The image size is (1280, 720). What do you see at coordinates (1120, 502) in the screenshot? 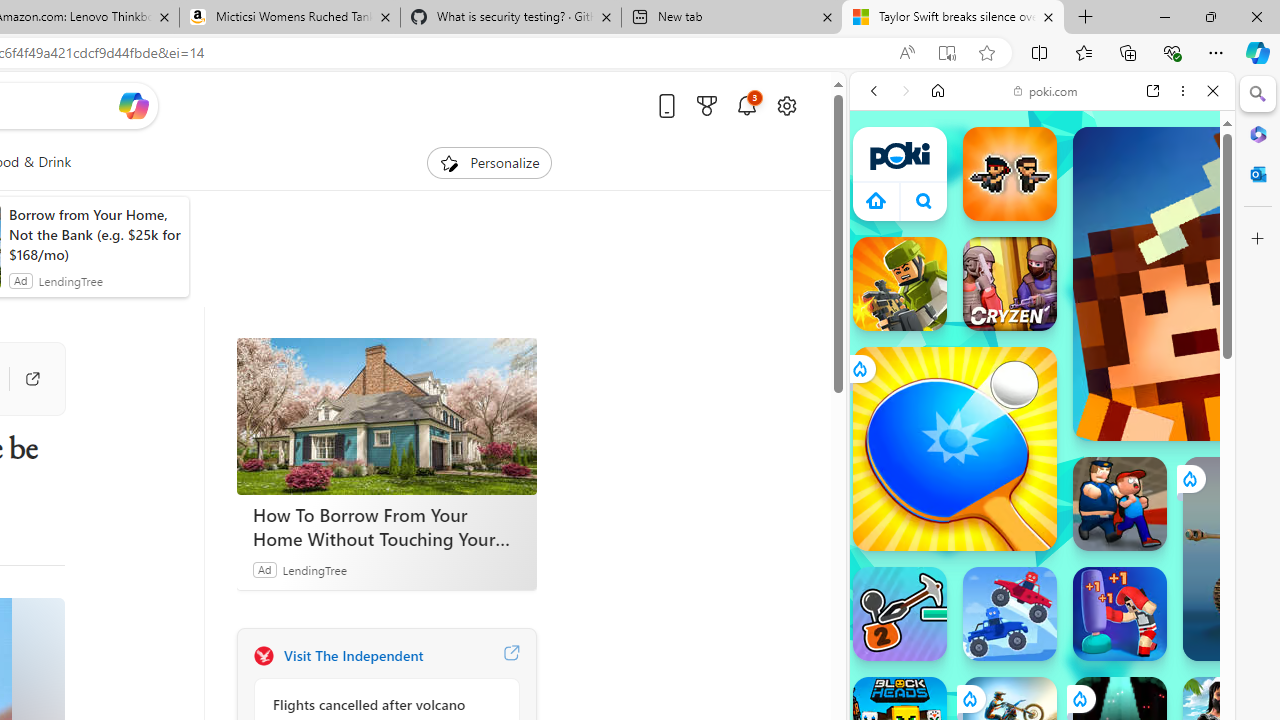
I see `'Escape From School Escape From School'` at bounding box center [1120, 502].